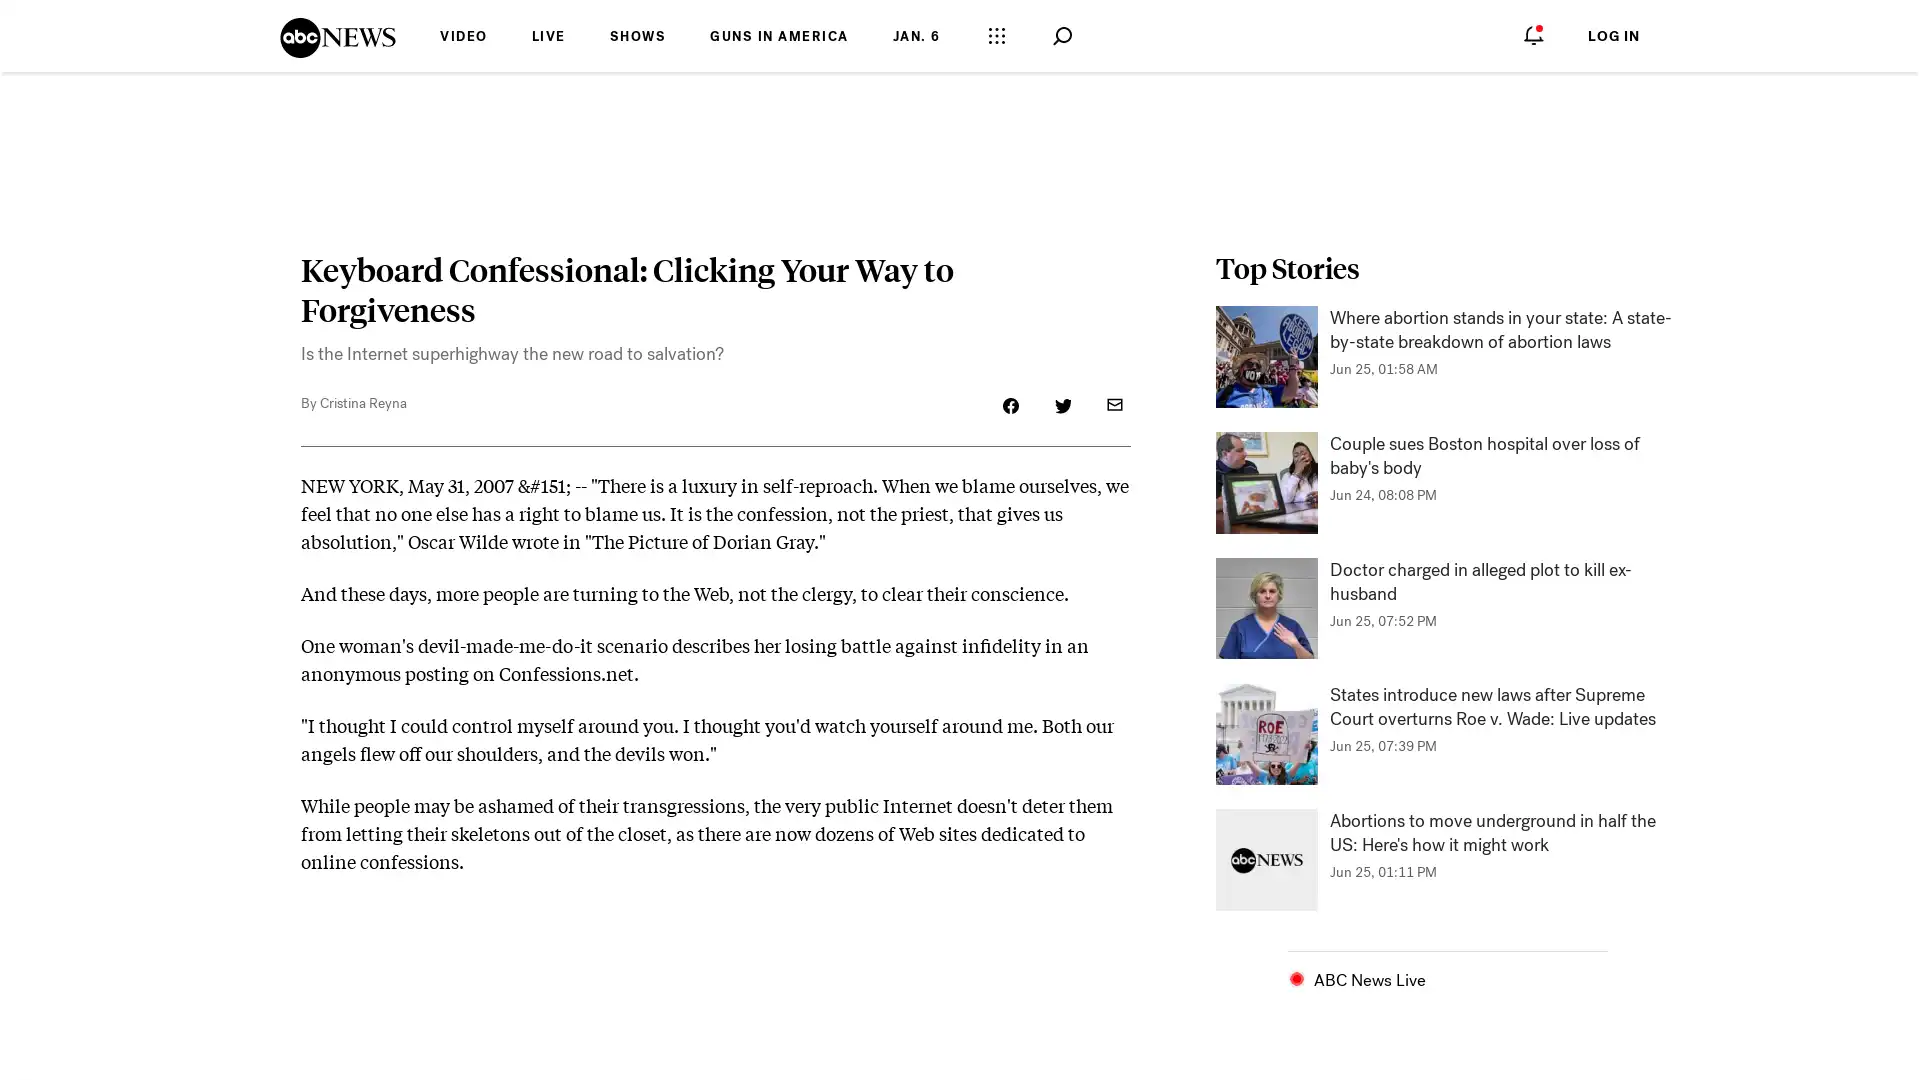  I want to click on Open Search Bar, so click(1060, 36).